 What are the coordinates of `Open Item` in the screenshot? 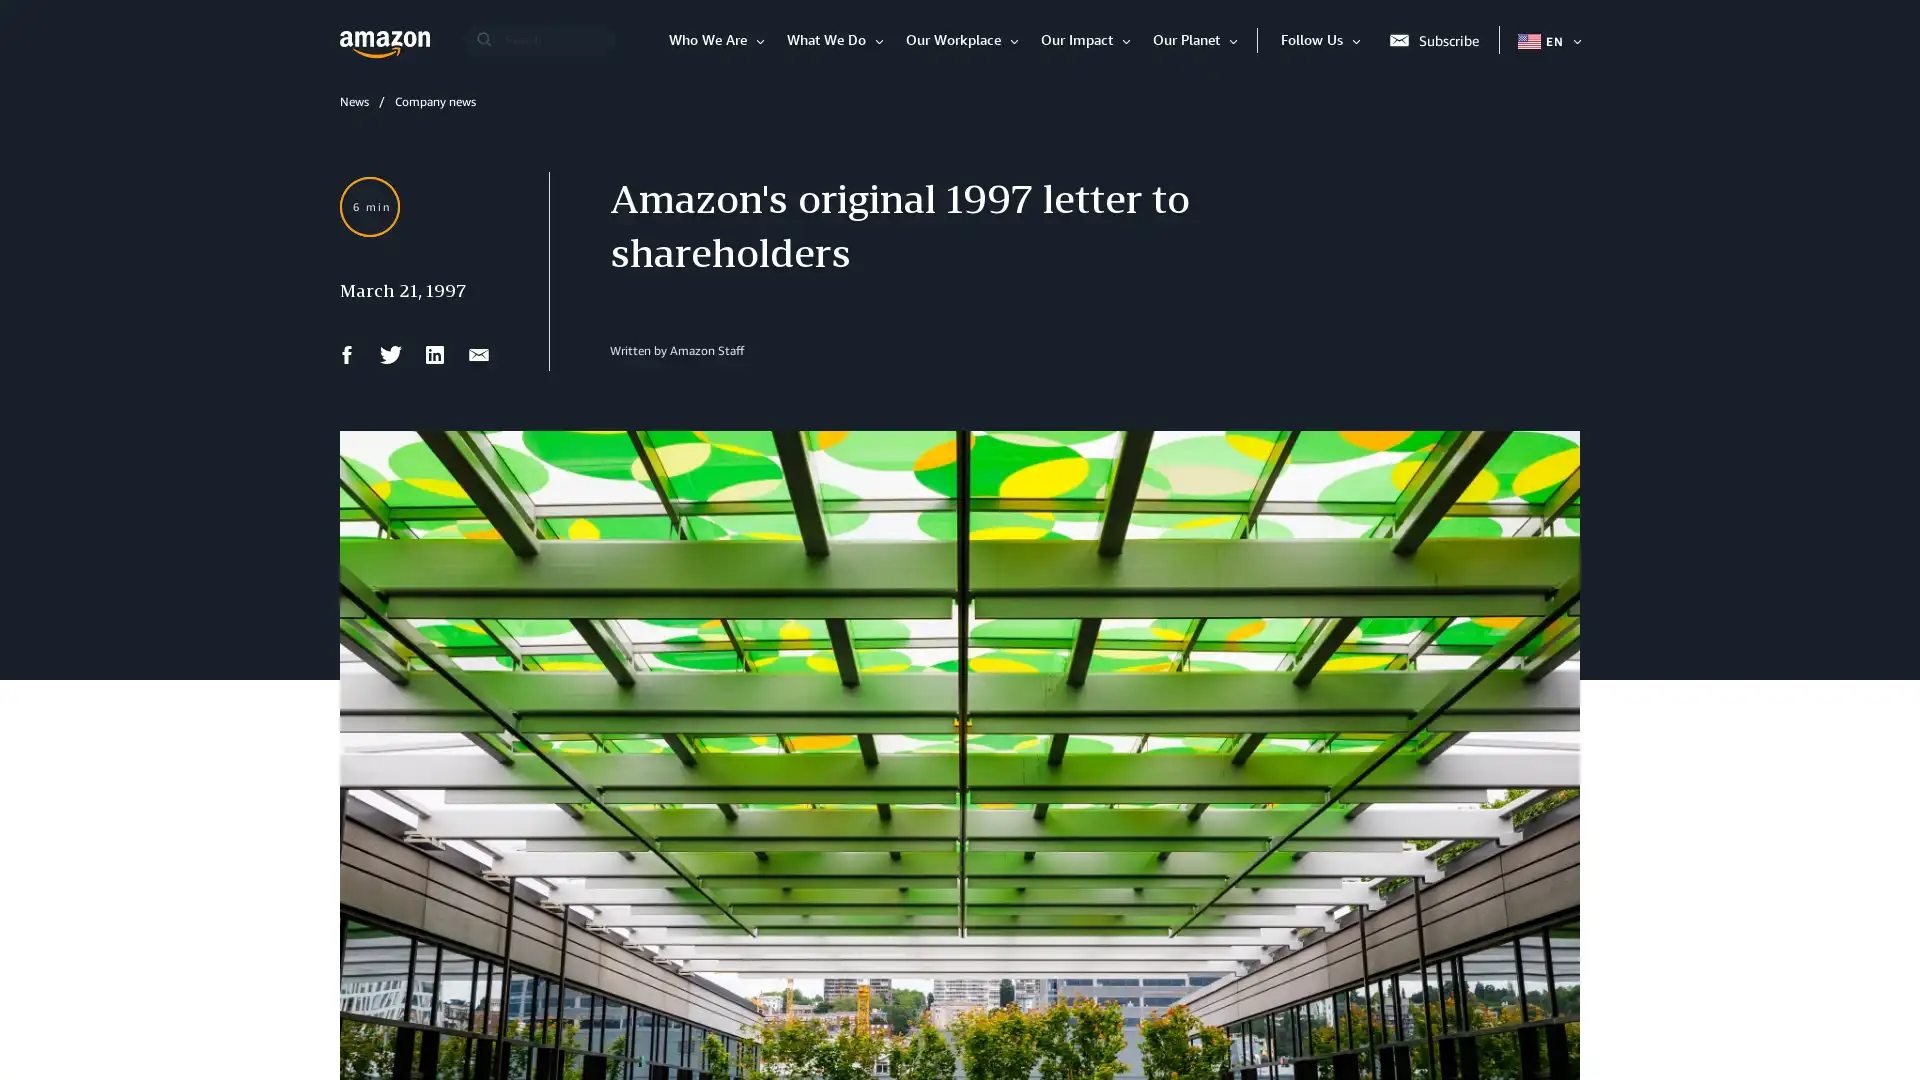 It's located at (1359, 39).